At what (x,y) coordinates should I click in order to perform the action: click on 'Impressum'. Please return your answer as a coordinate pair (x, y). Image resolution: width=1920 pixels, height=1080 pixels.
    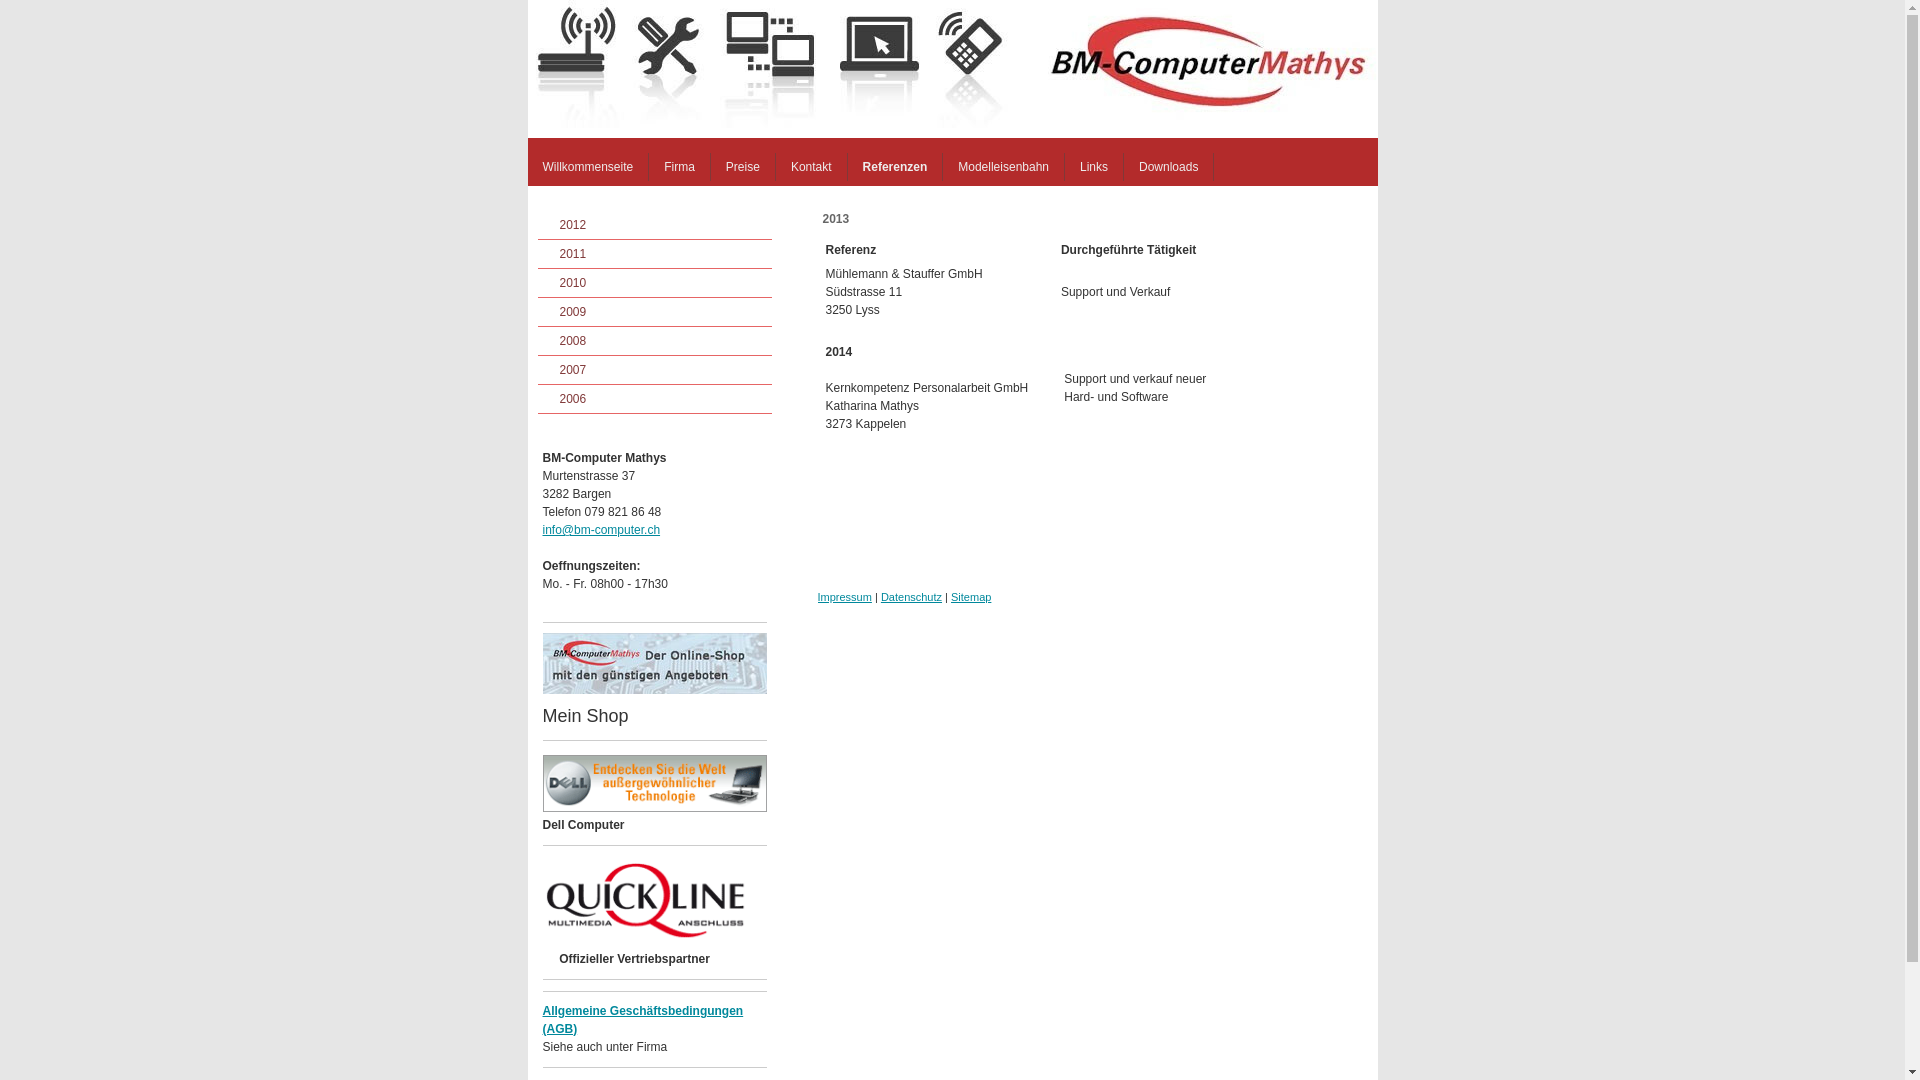
    Looking at the image, I should click on (844, 596).